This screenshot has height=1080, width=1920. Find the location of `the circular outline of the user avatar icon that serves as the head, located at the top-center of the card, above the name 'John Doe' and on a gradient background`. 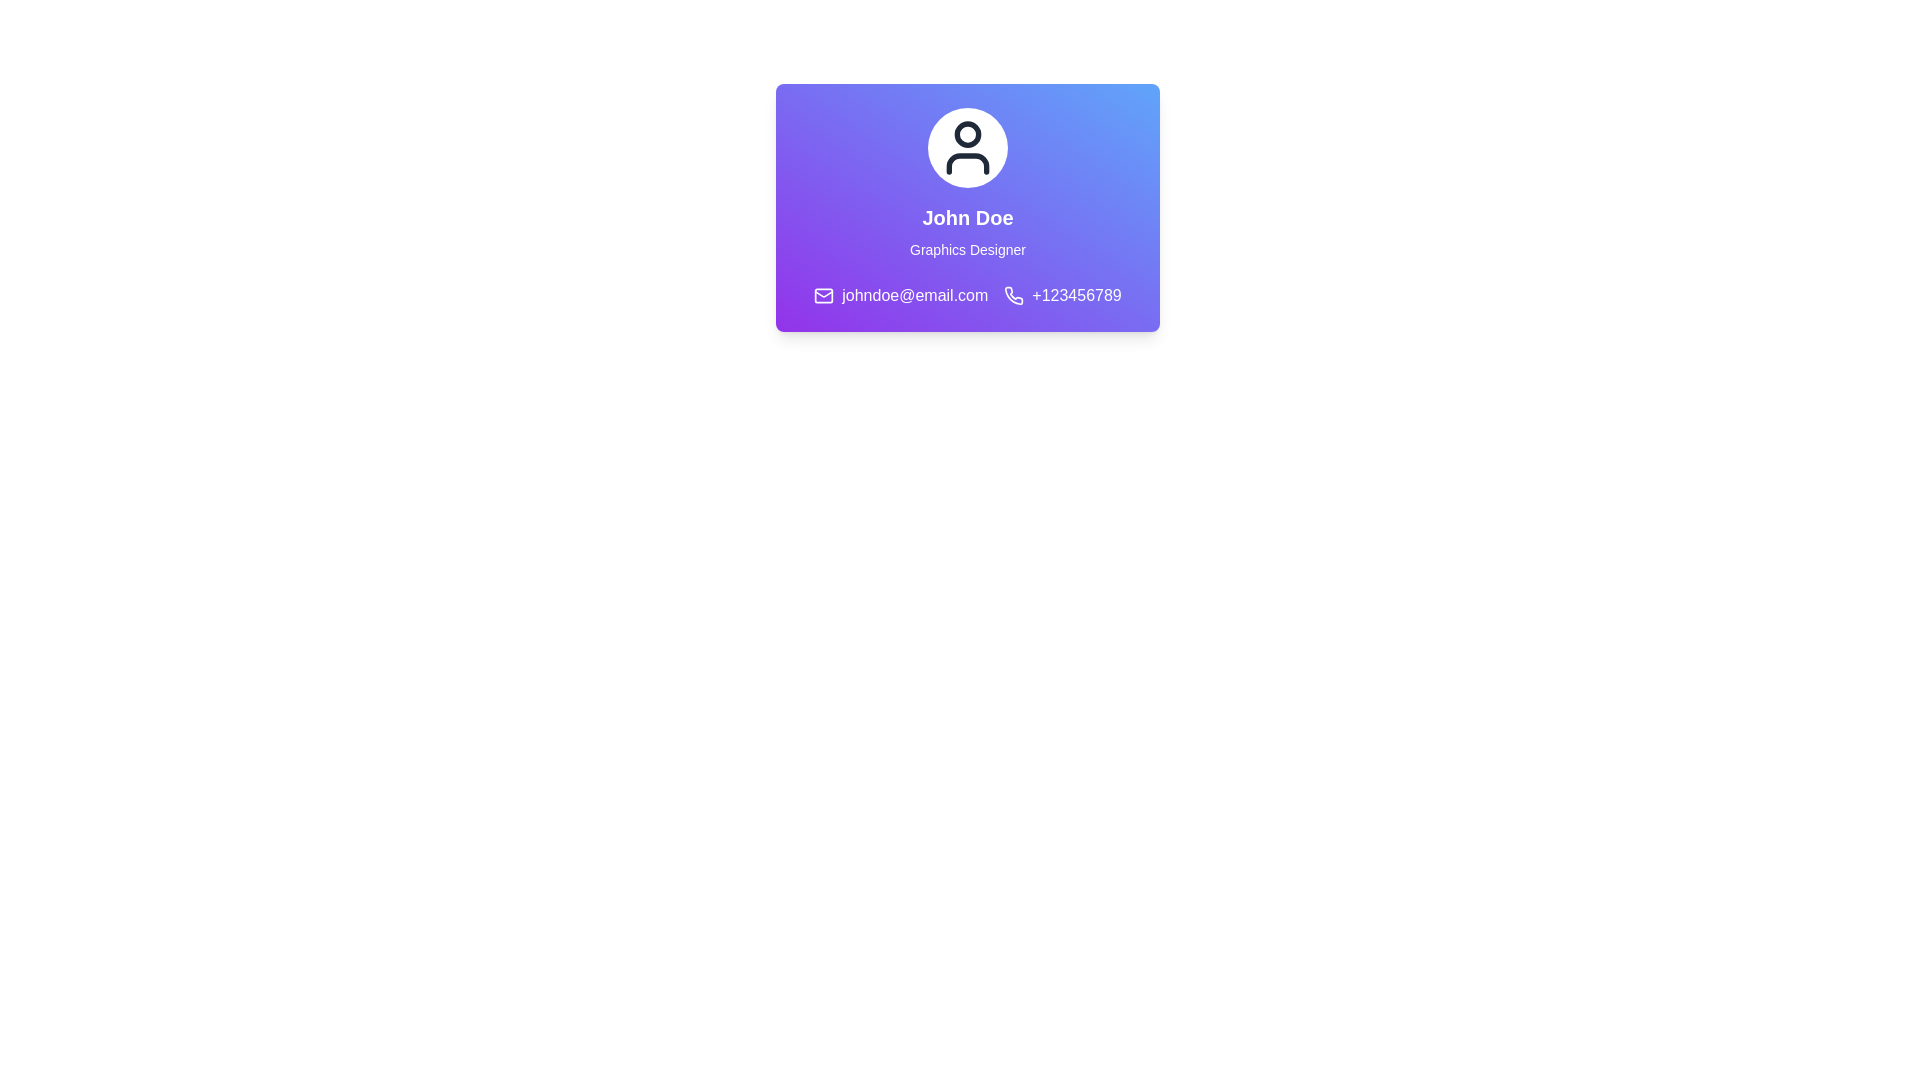

the circular outline of the user avatar icon that serves as the head, located at the top-center of the card, above the name 'John Doe' and on a gradient background is located at coordinates (968, 134).